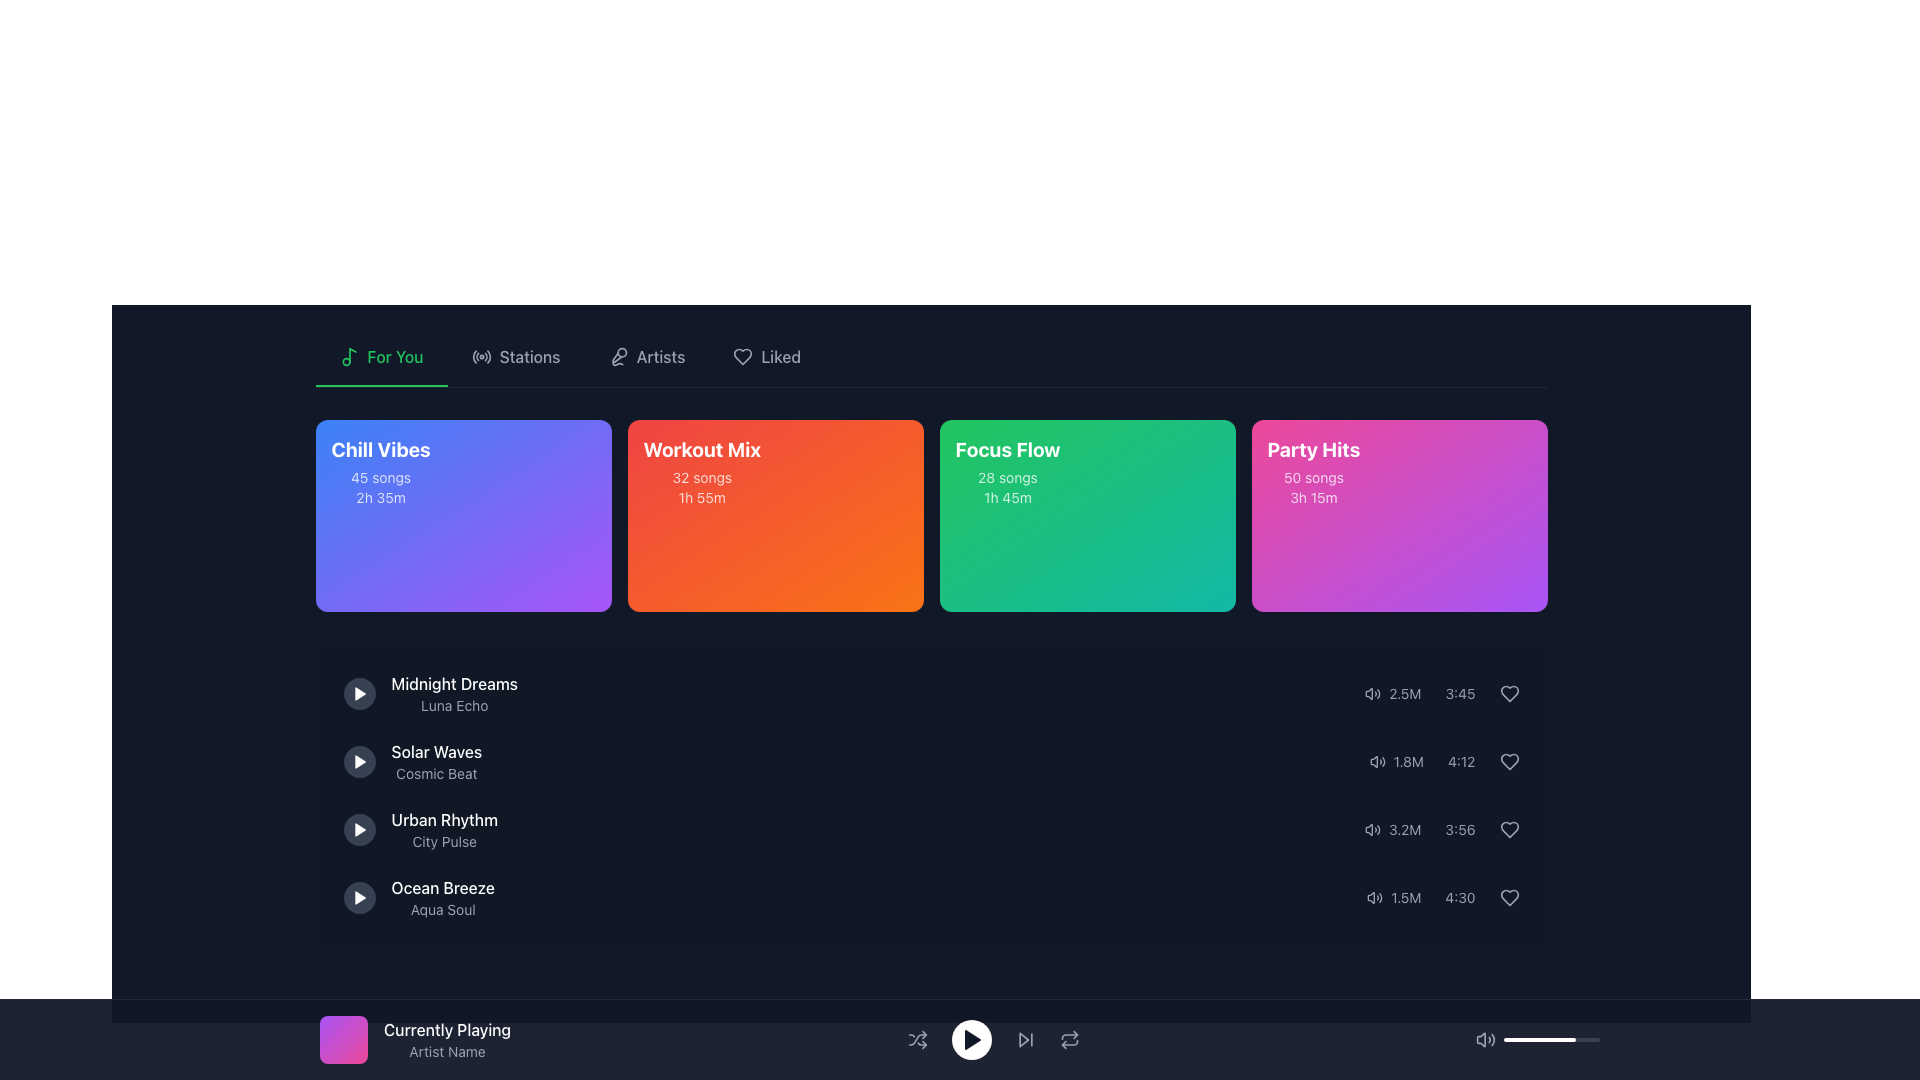 The height and width of the screenshot is (1080, 1920). I want to click on the Text label displaying '1h 55m' time duration, located in the 'Workout Mix' section beneath '32 songs' and styled with a smaller font on an orange background, so click(702, 496).